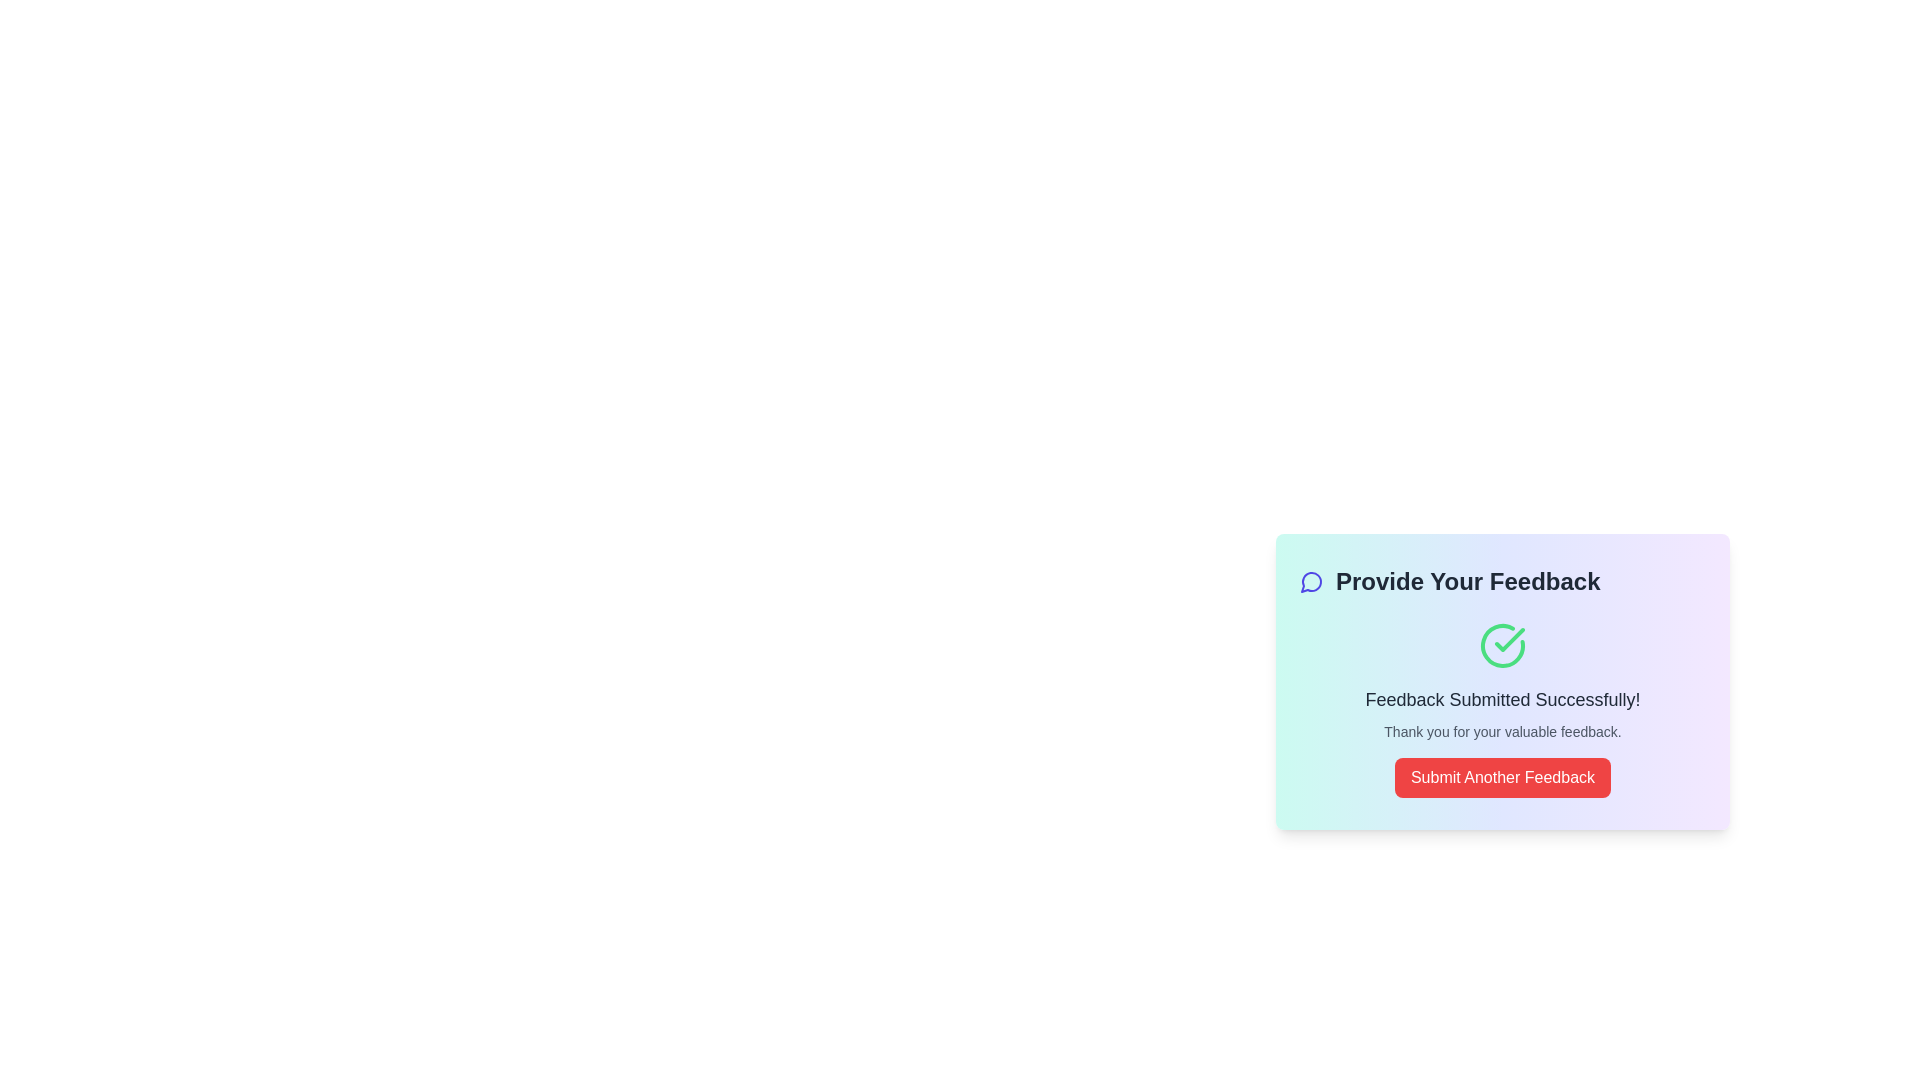 The height and width of the screenshot is (1080, 1920). What do you see at coordinates (1502, 645) in the screenshot?
I see `the circular green checkmark icon located in the feedback confirmation card, positioned above the text 'Feedback Submitted Successfully!'` at bounding box center [1502, 645].